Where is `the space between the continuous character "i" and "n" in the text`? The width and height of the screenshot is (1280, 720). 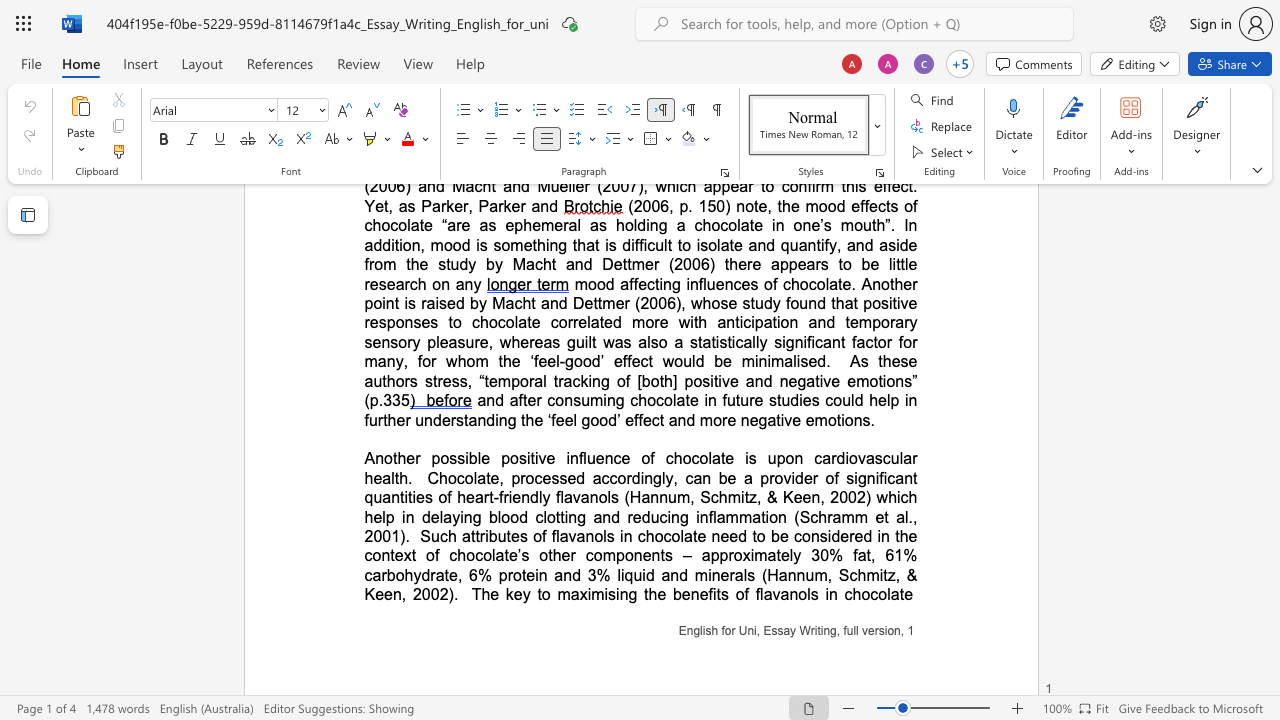 the space between the continuous character "i" and "n" in the text is located at coordinates (570, 458).